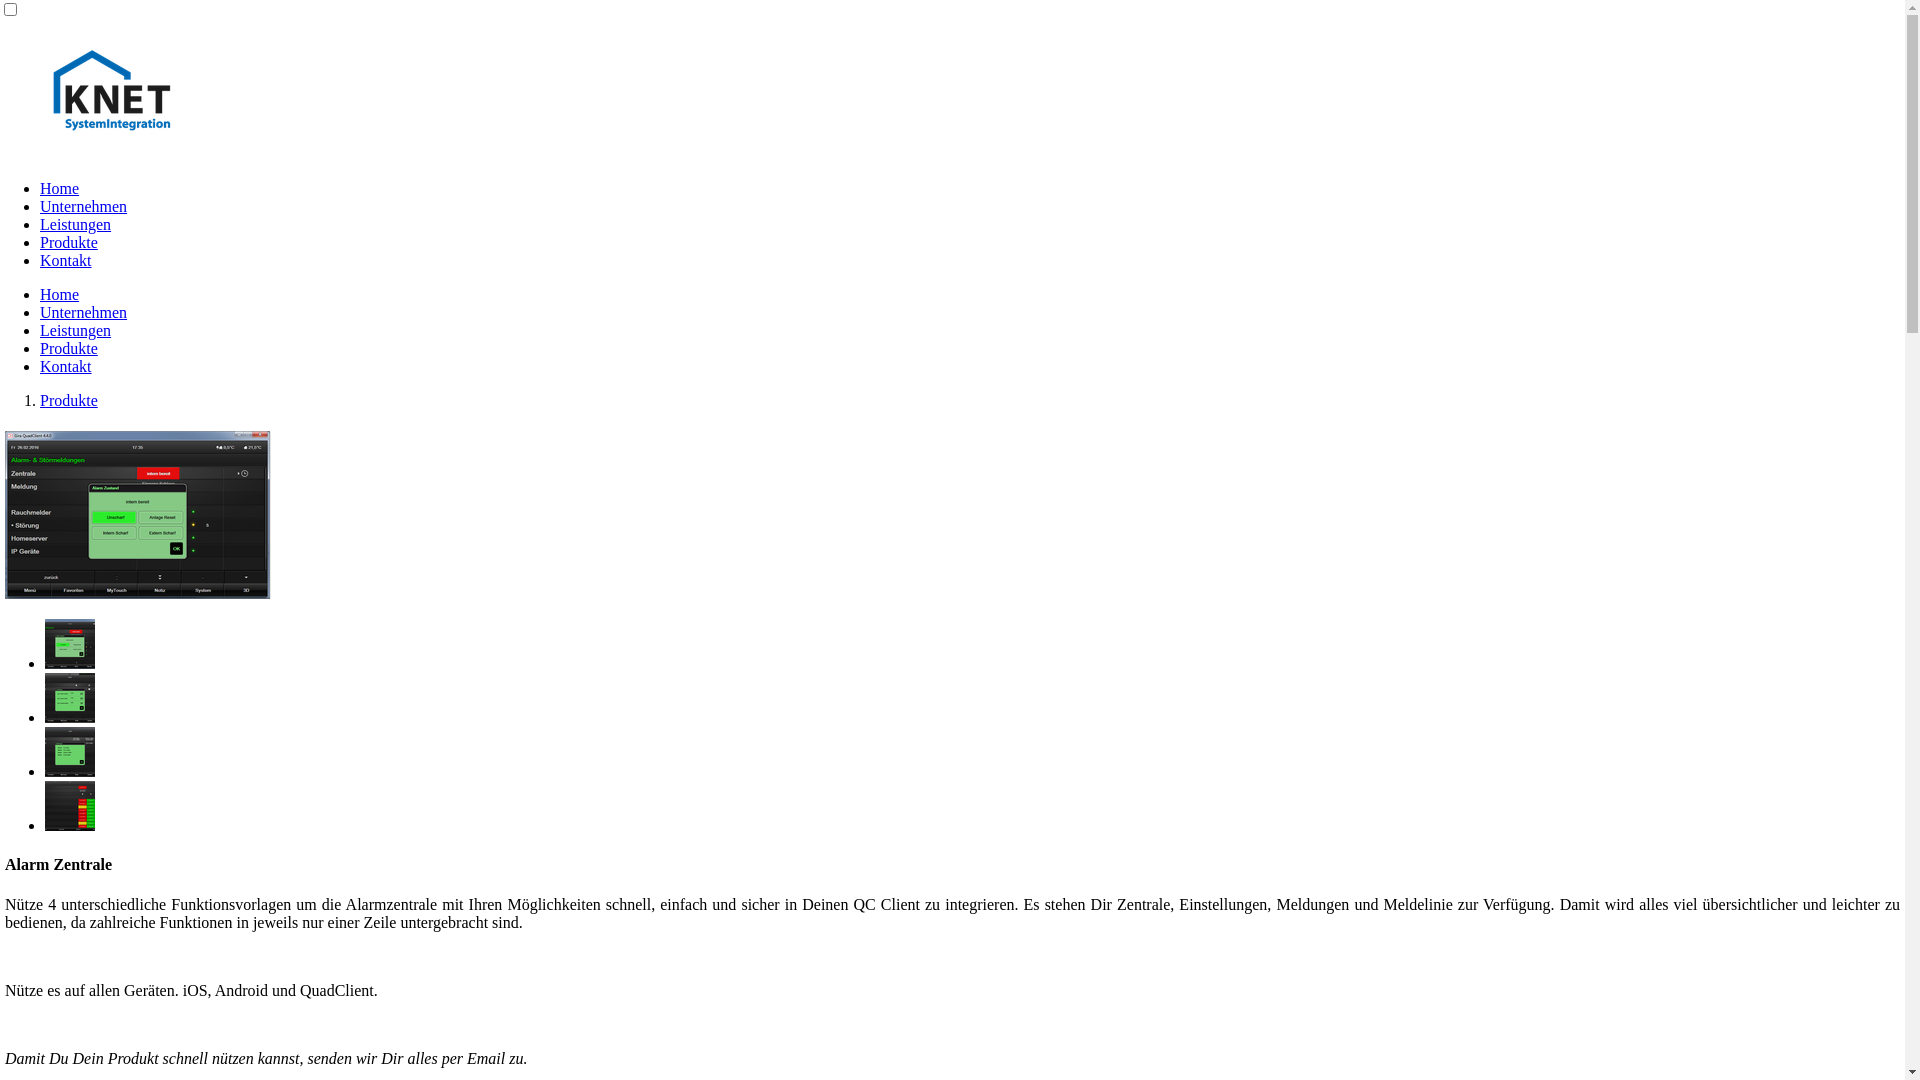 Image resolution: width=1920 pixels, height=1080 pixels. I want to click on 'Produkte', so click(68, 347).